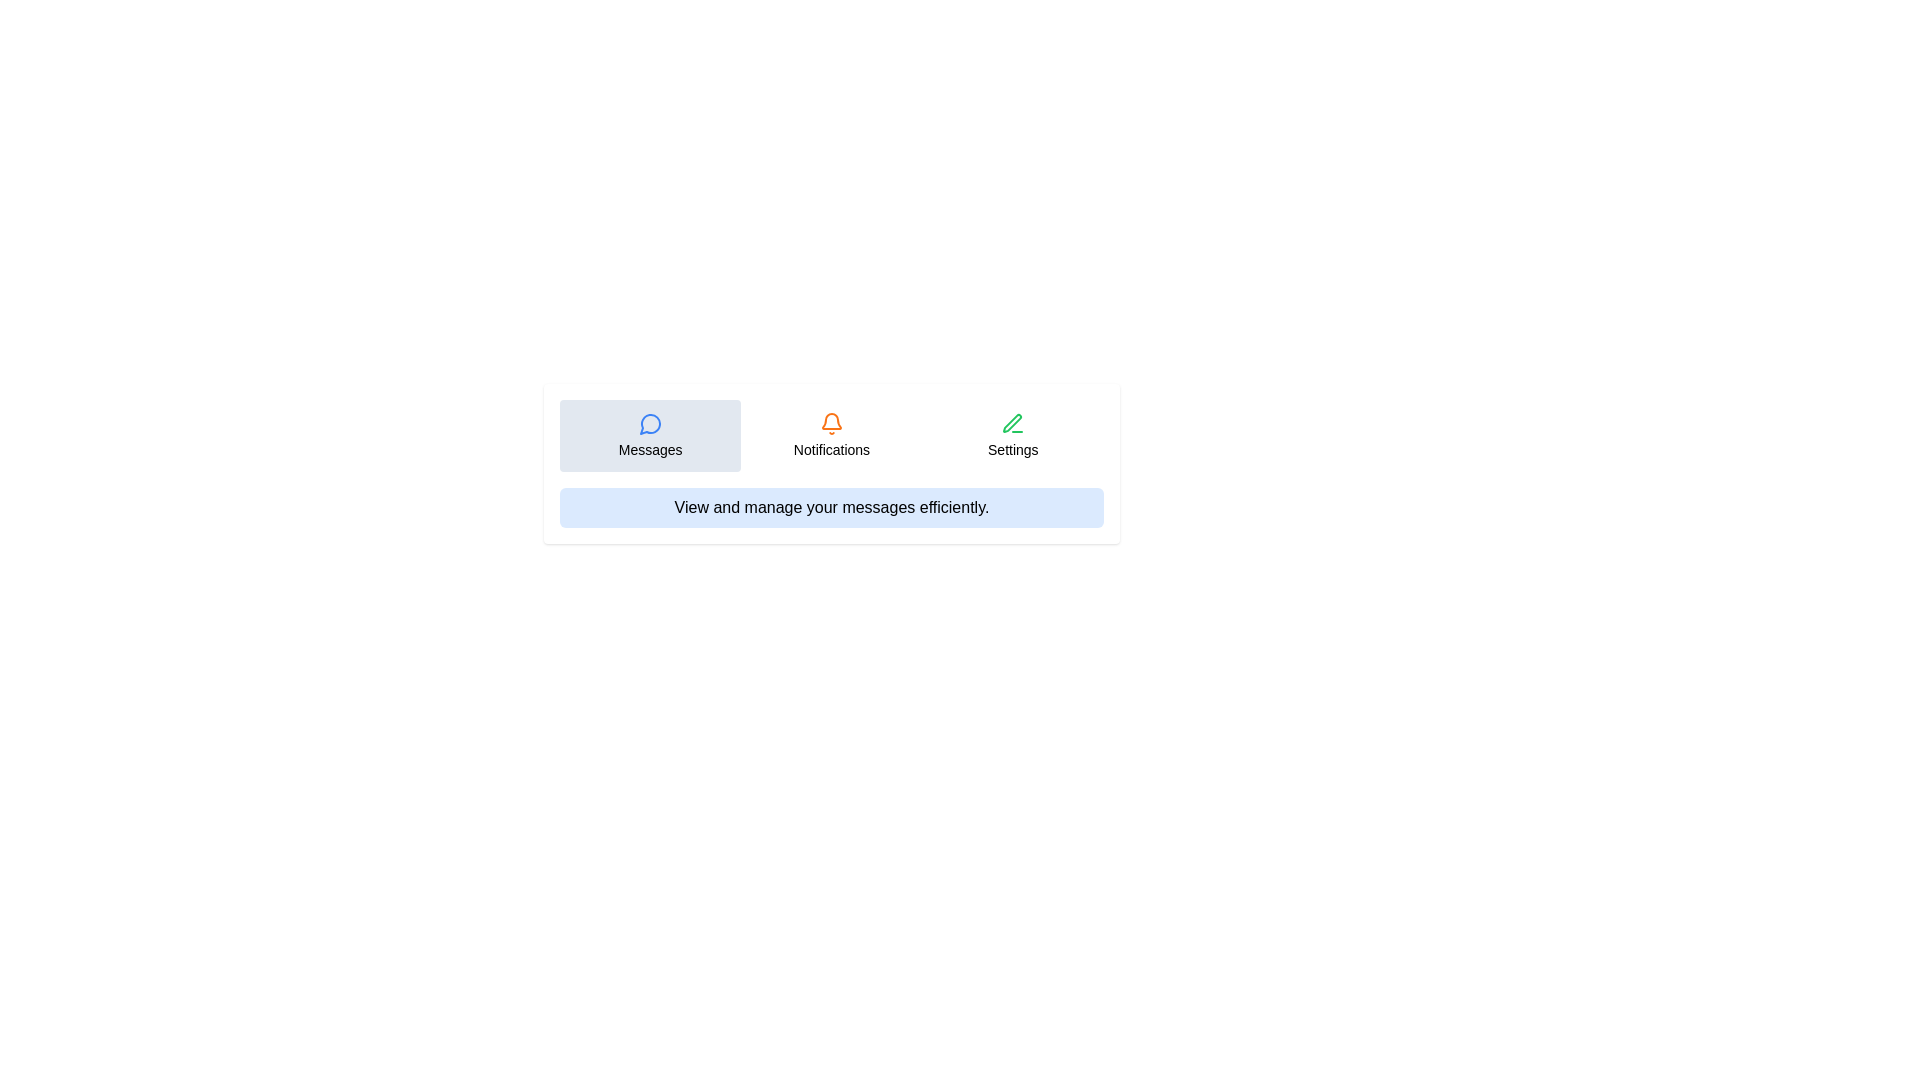  Describe the element at coordinates (1012, 434) in the screenshot. I see `the tab labeled Settings` at that location.